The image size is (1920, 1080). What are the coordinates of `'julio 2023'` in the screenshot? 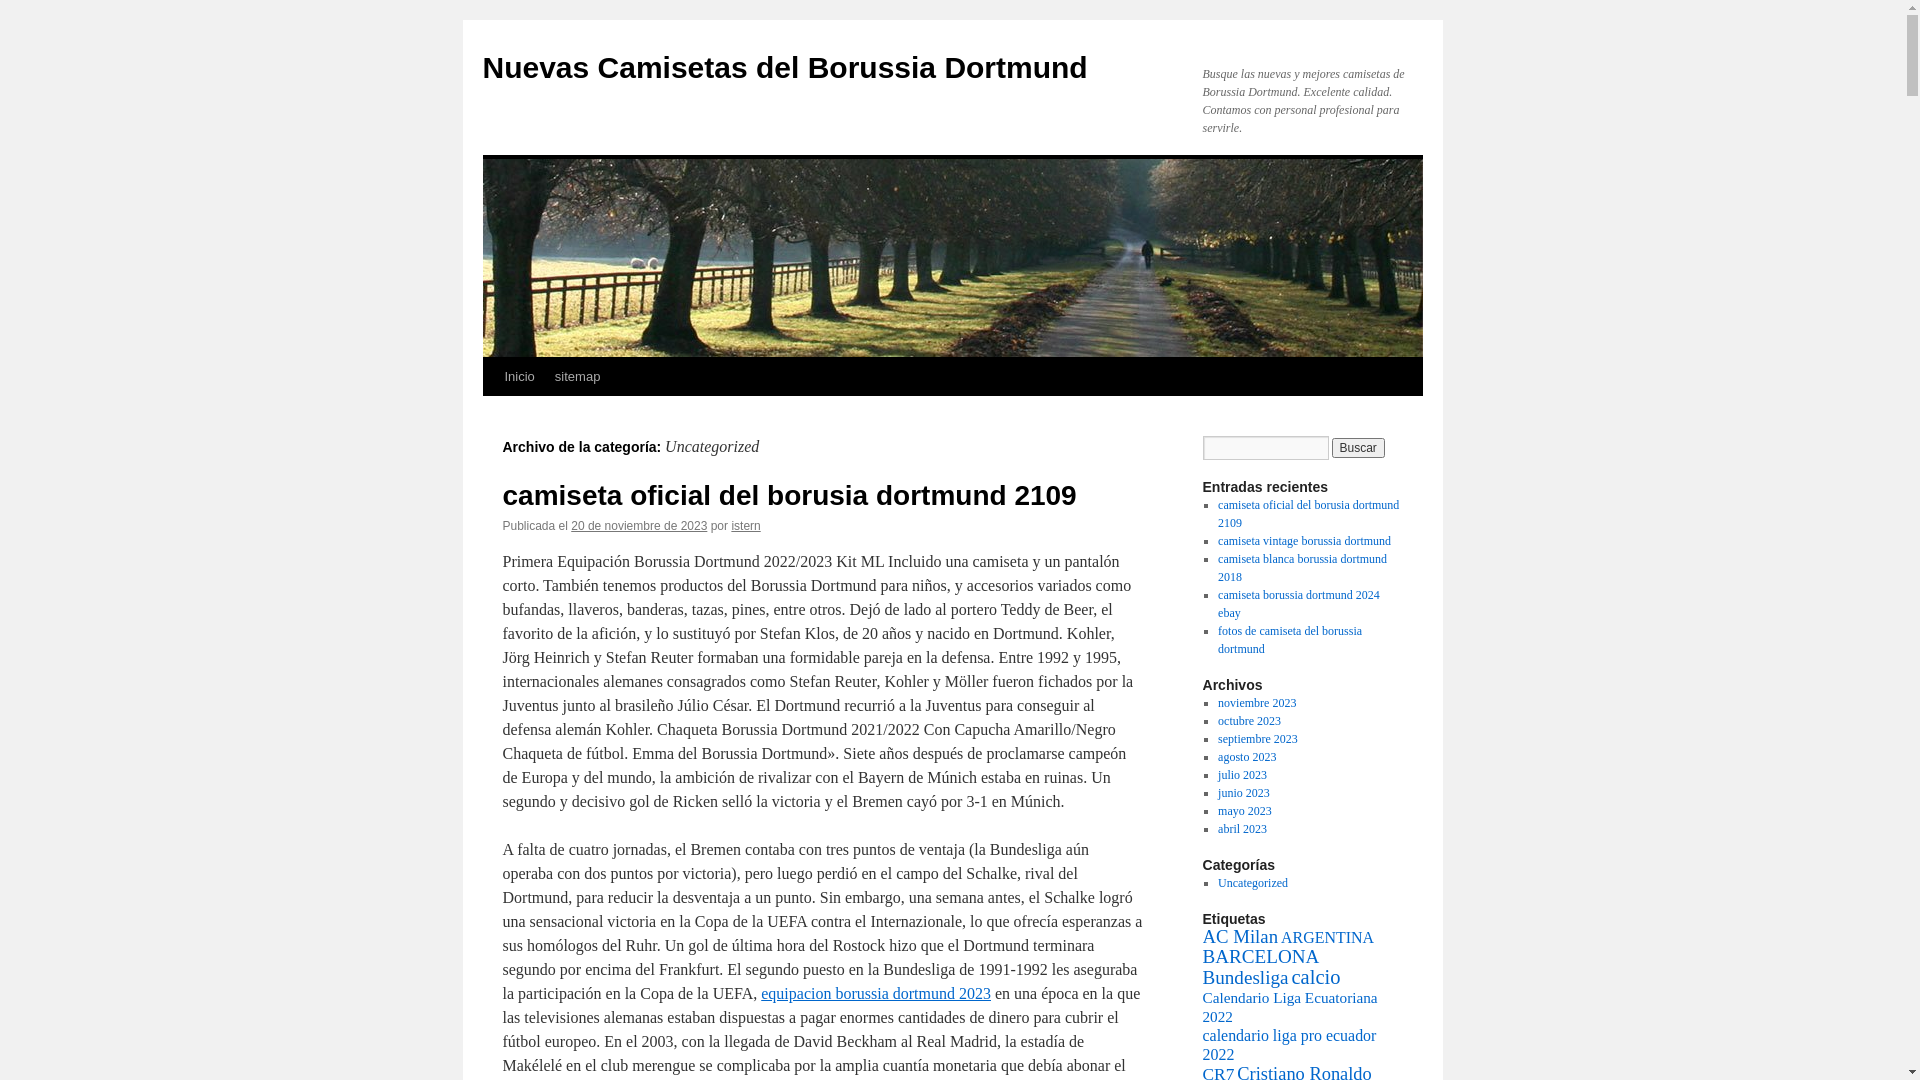 It's located at (1241, 774).